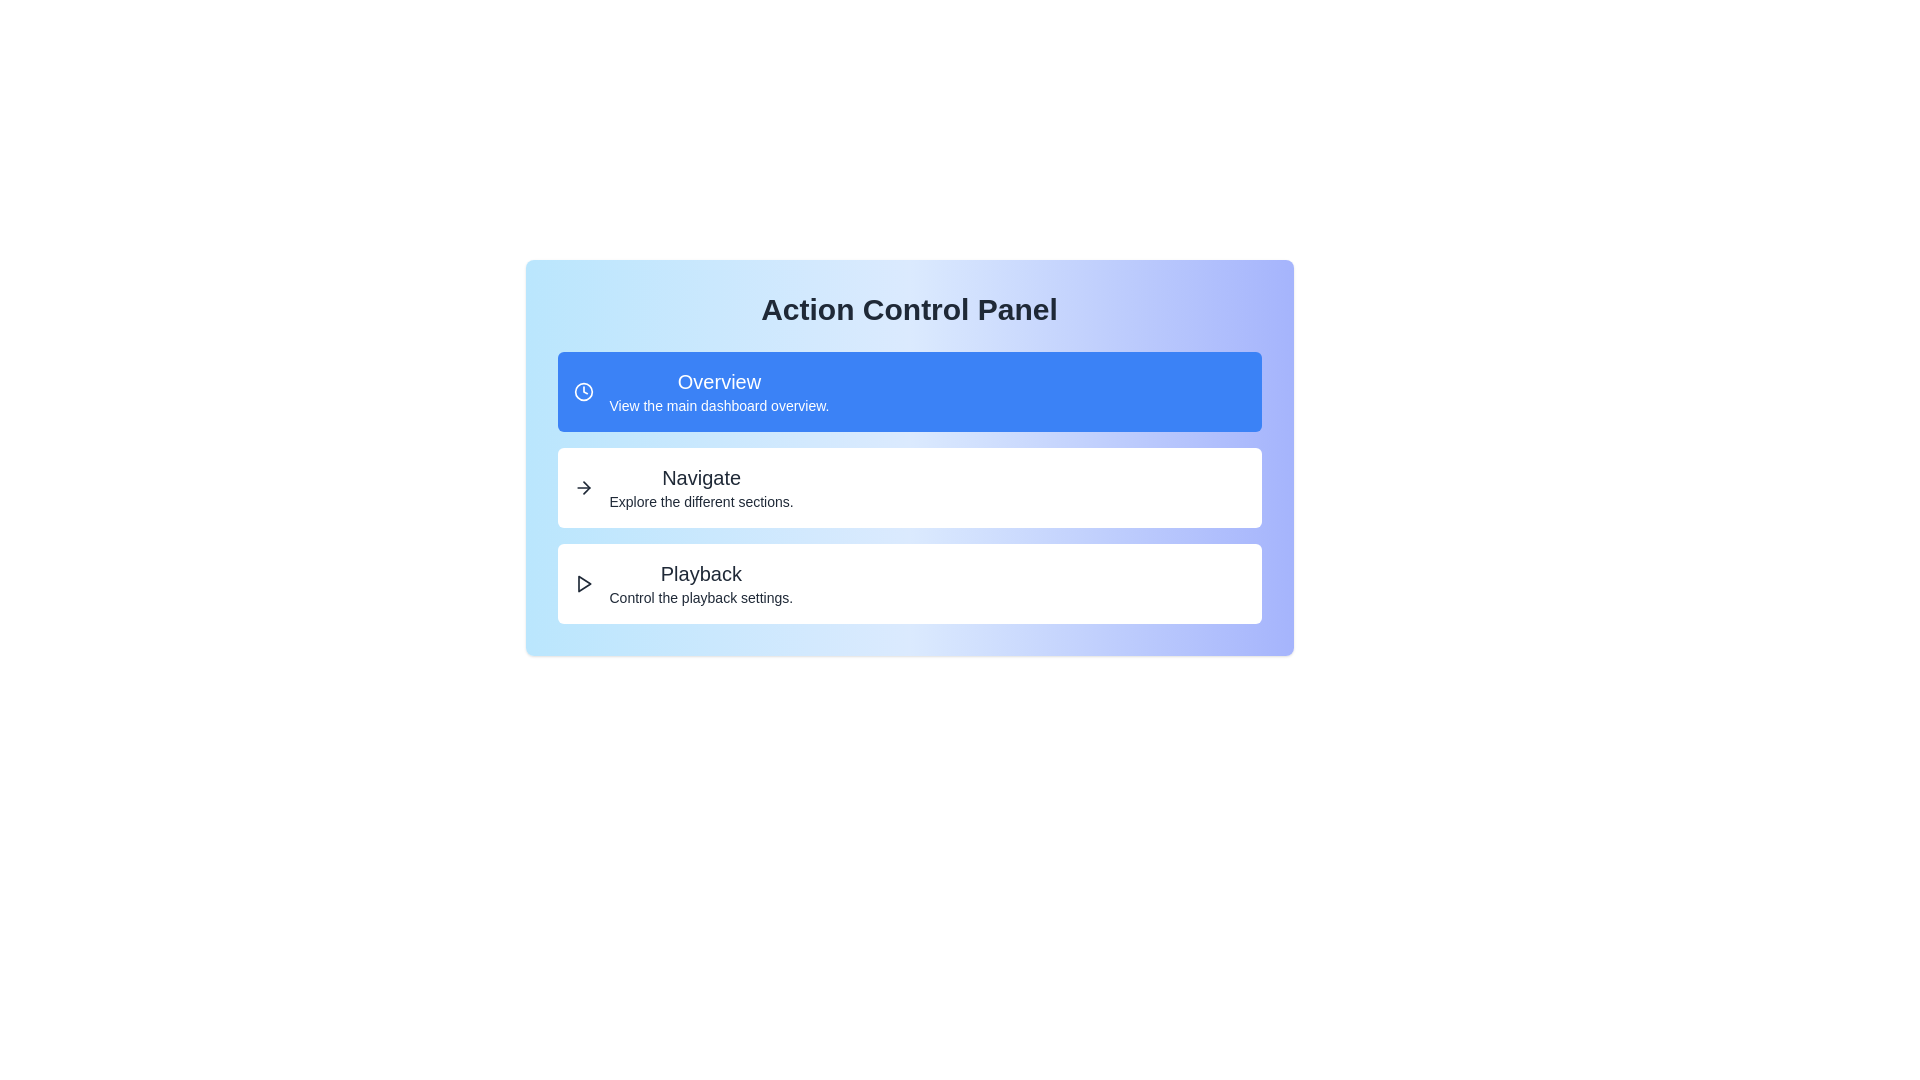 The height and width of the screenshot is (1080, 1920). I want to click on the Text element that provides additional context for the 'Navigate' section, located directly below the 'Navigate' header and above the 'Playback' section, so click(701, 500).